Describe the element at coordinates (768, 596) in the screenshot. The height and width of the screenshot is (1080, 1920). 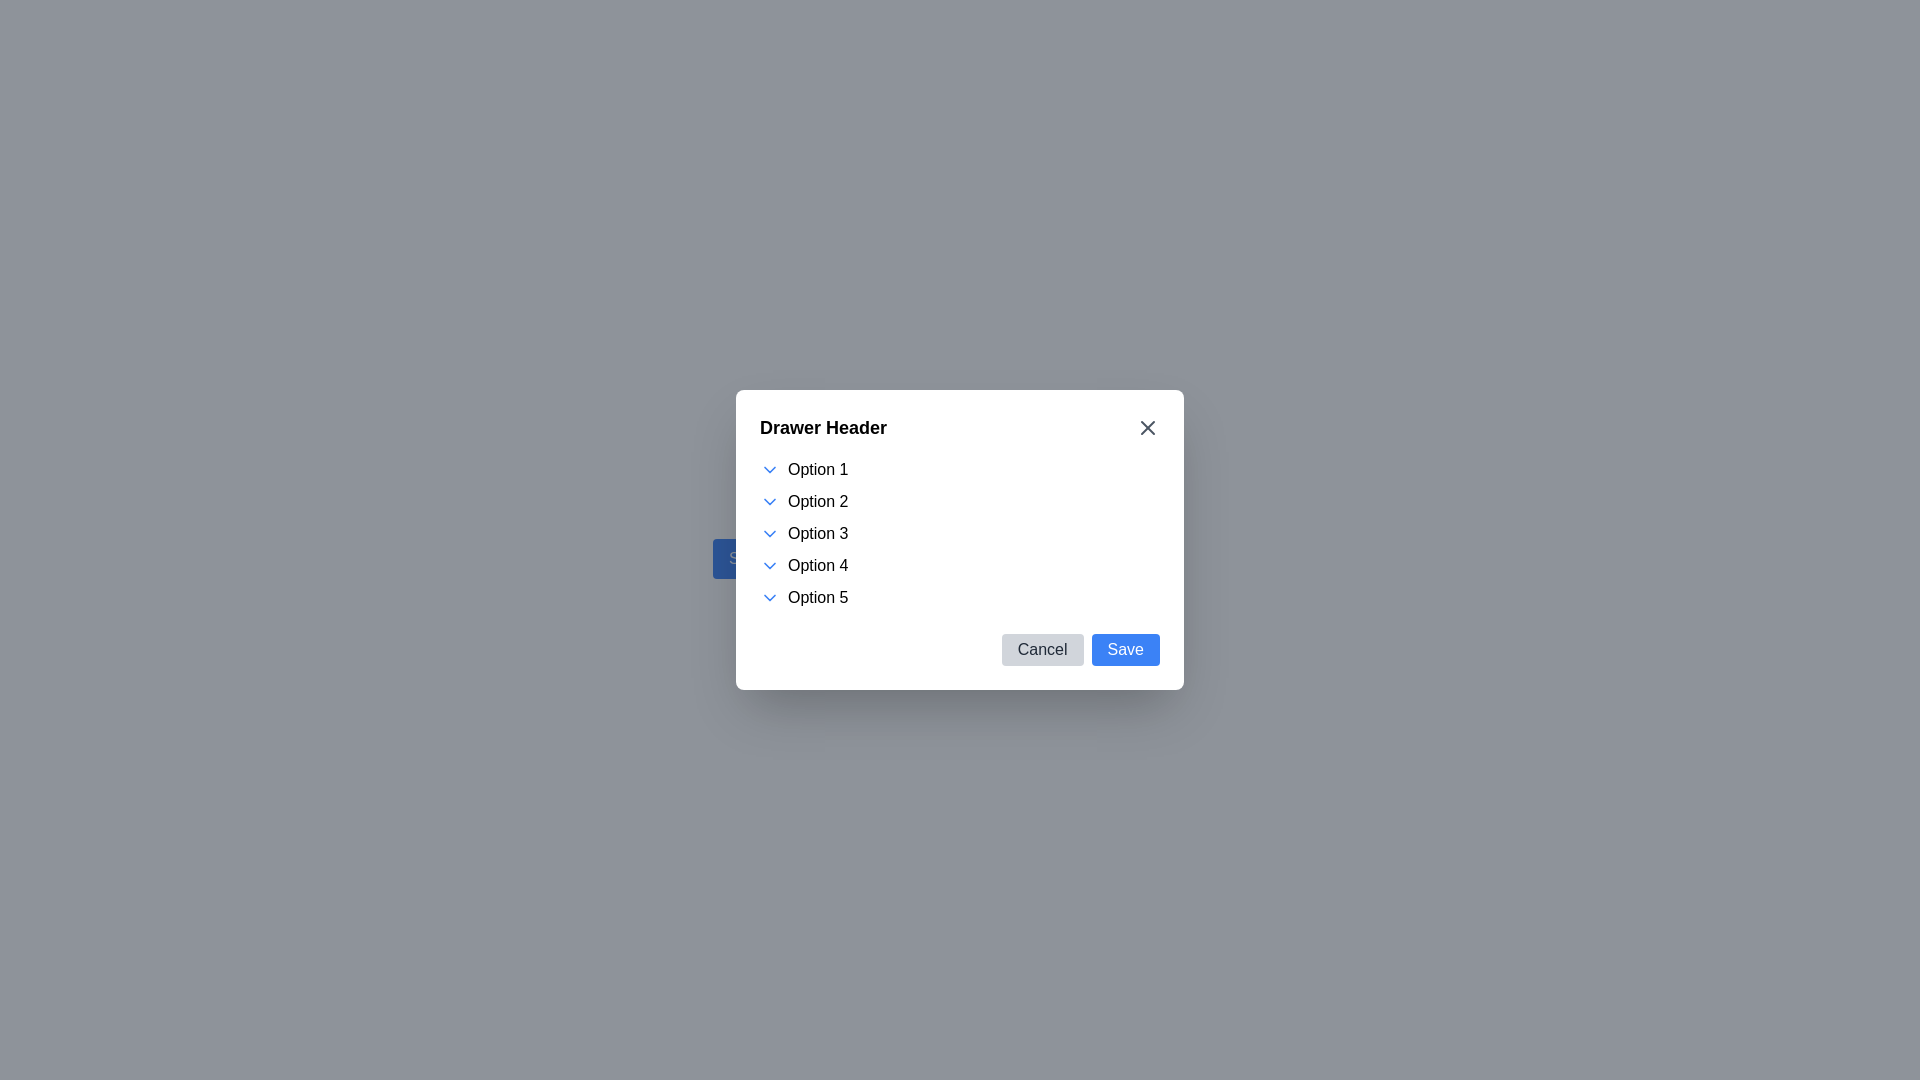
I see `the icon located to the left of the text 'Option 5'` at that location.